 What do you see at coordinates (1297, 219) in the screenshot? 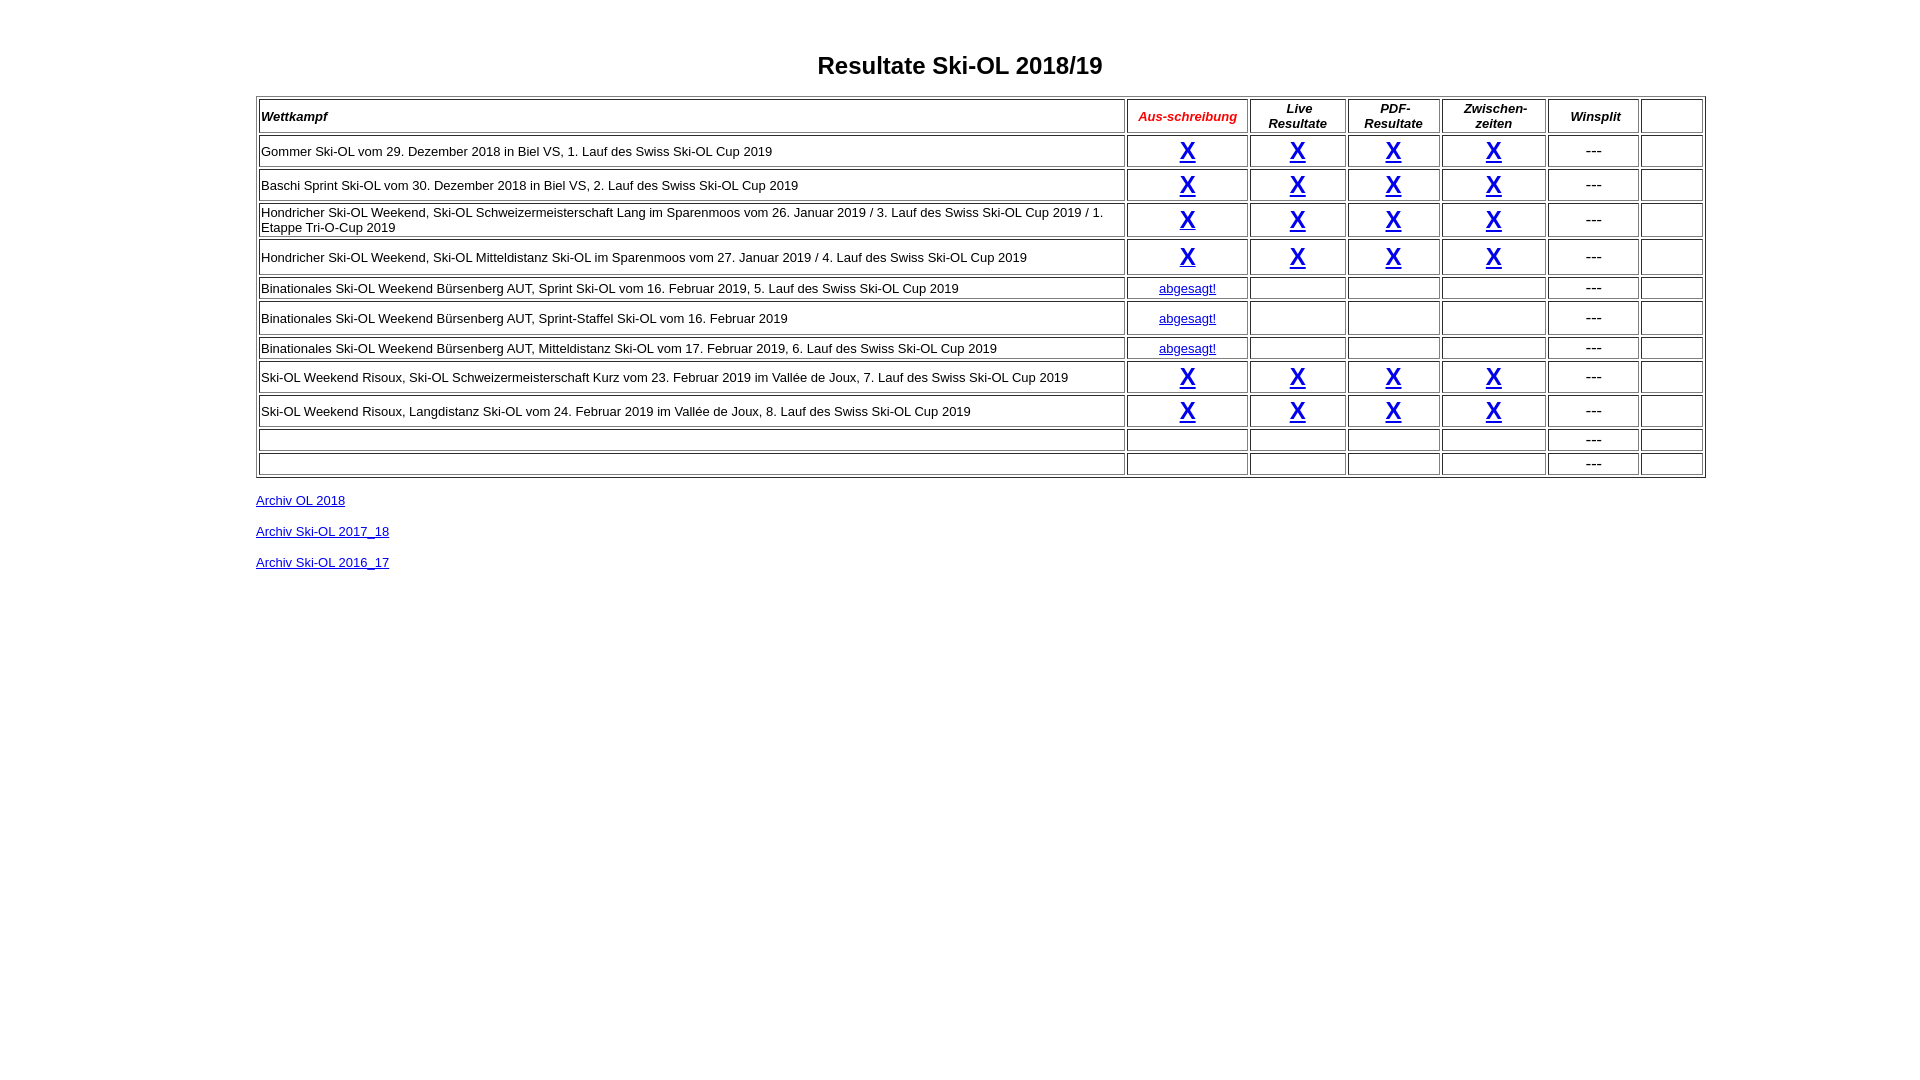
I see `'X'` at bounding box center [1297, 219].